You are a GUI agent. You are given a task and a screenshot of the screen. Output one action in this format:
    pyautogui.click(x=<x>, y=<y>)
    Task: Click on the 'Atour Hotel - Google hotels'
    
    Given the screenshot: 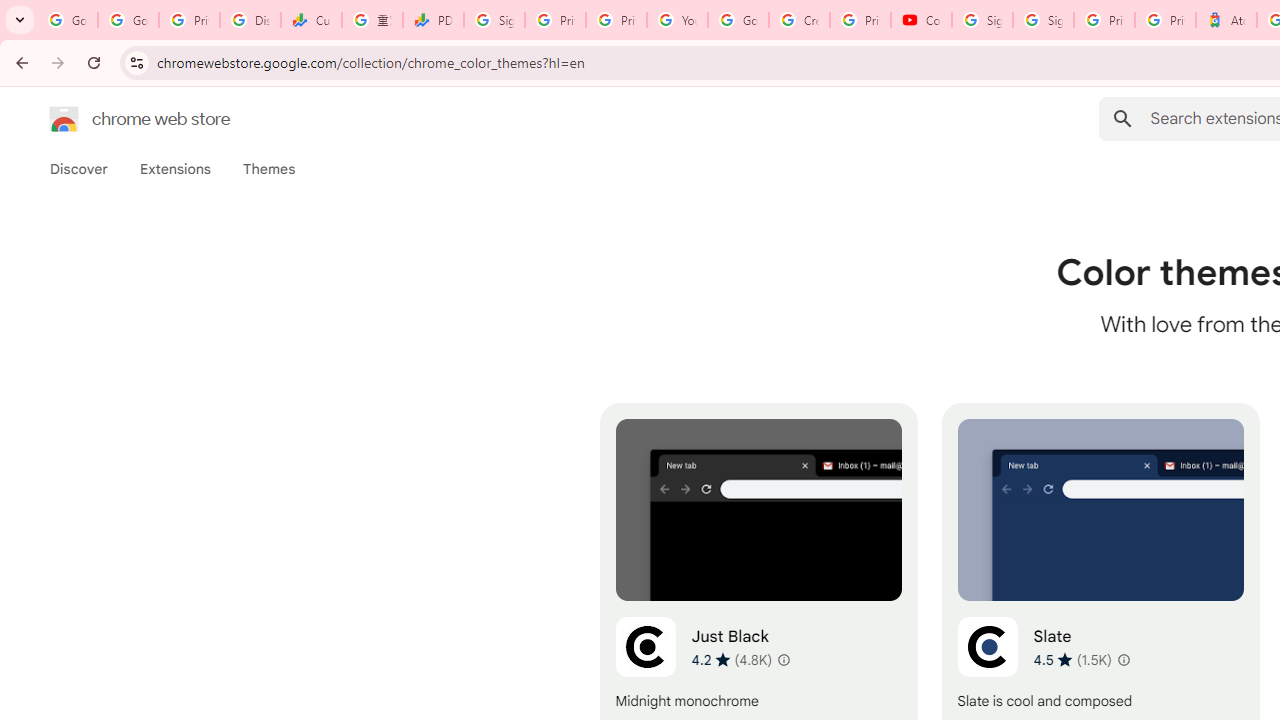 What is the action you would take?
    pyautogui.click(x=1225, y=20)
    